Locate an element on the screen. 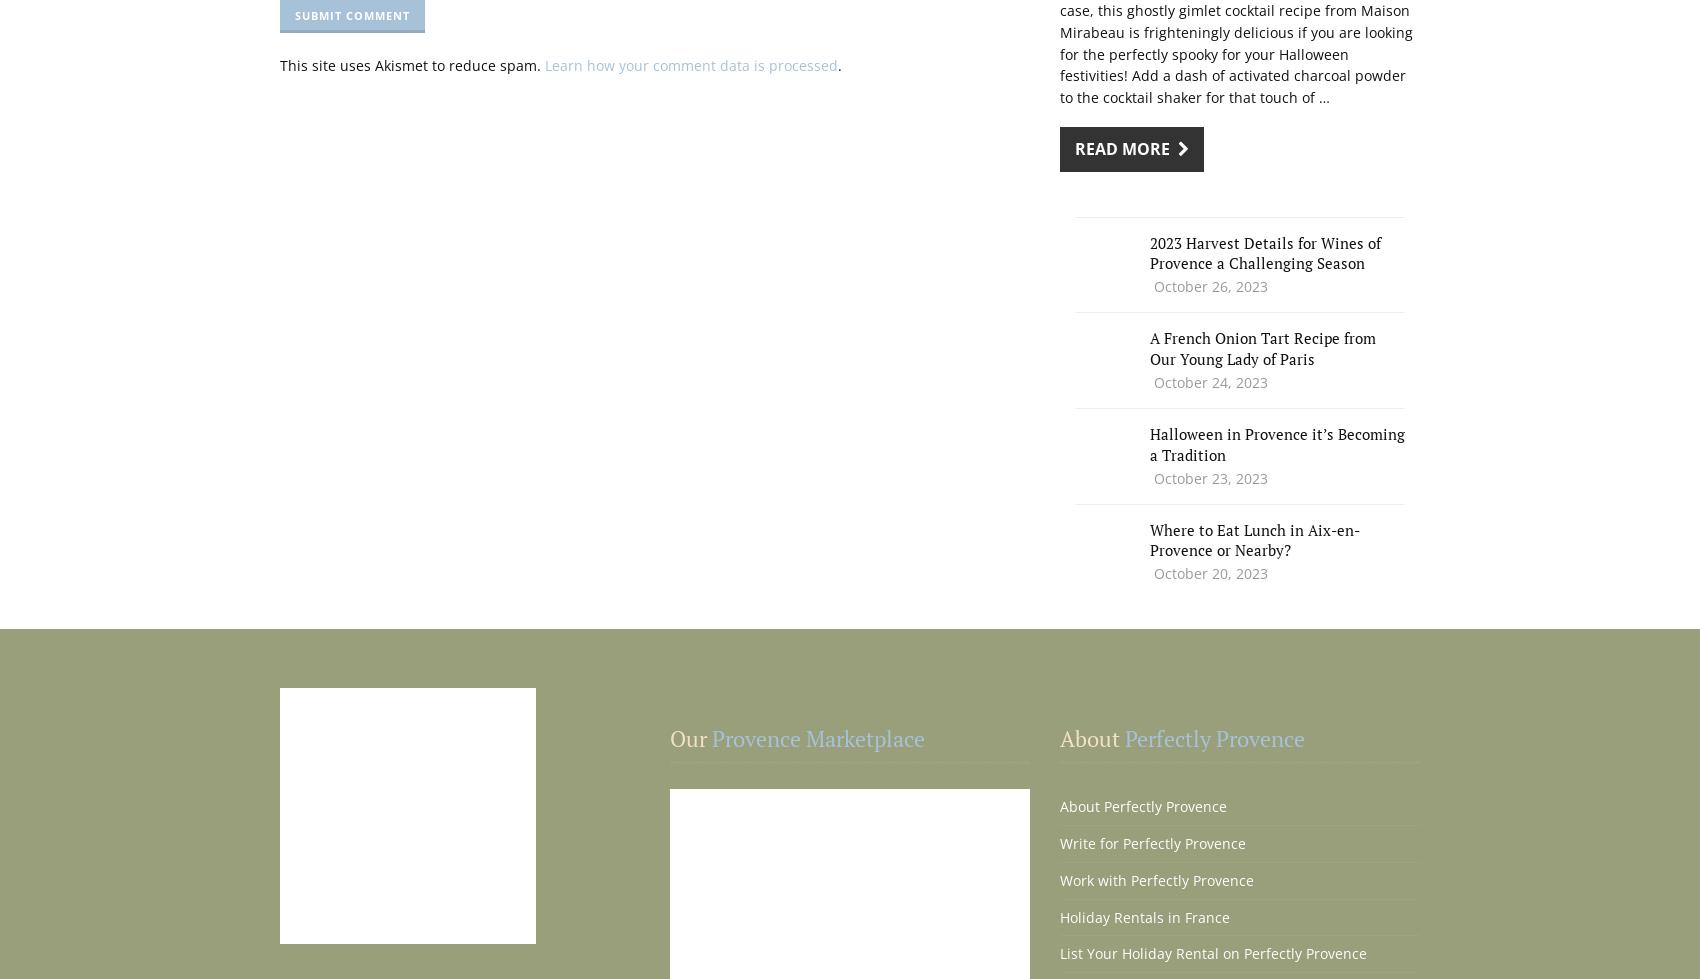 The width and height of the screenshot is (1700, 979). 'Write for Perfectly Provence' is located at coordinates (1058, 842).